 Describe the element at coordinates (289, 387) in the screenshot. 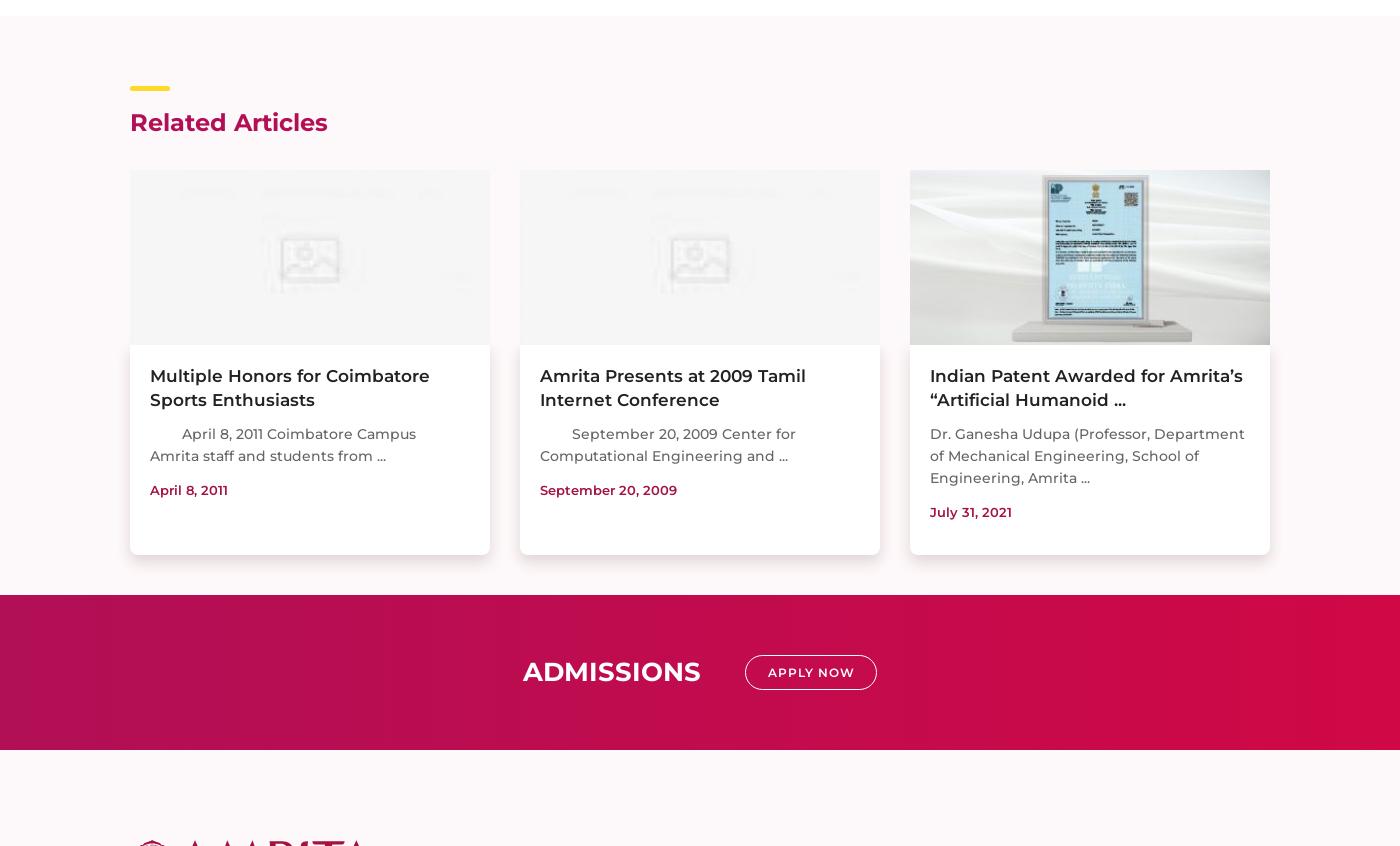

I see `'Multiple Honors for Coimbatore Sports Enthusiasts'` at that location.